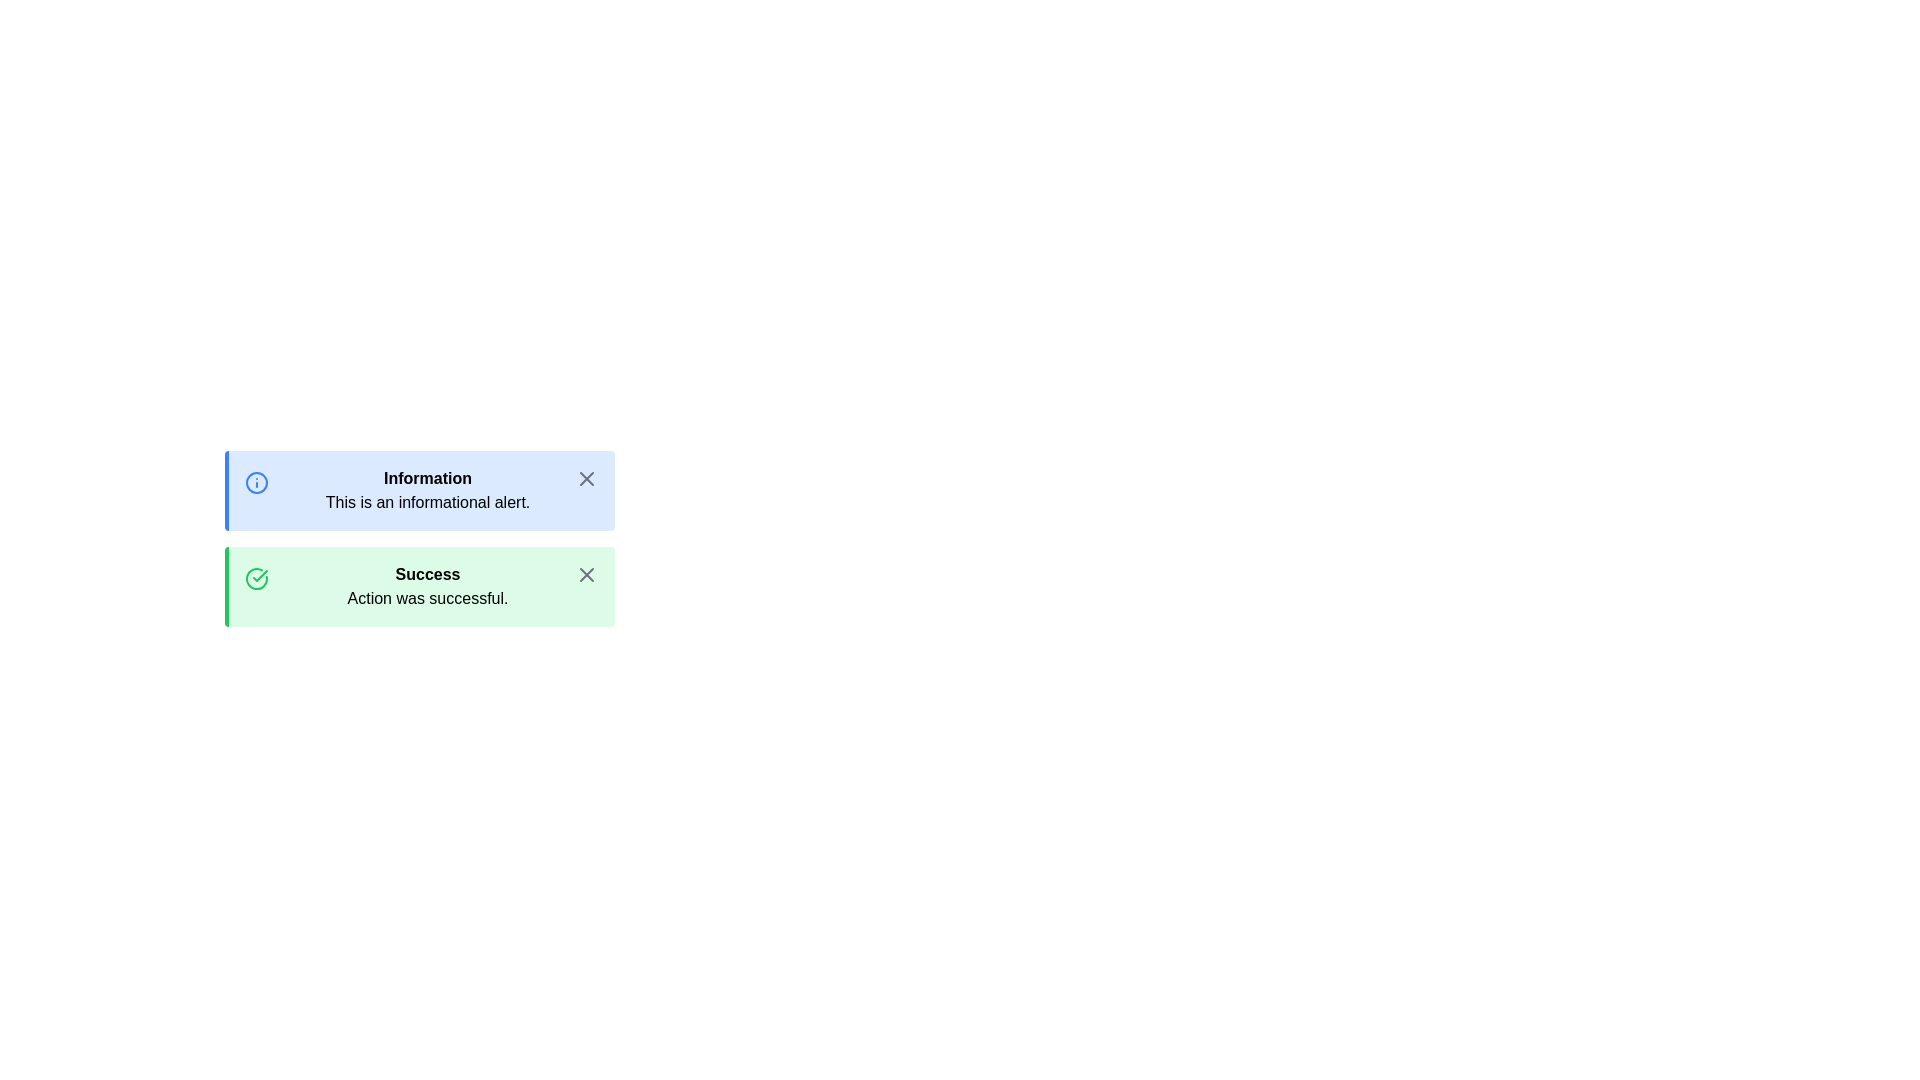  What do you see at coordinates (585, 478) in the screenshot?
I see `the Close Button located in the top-right corner of the blue alert box` at bounding box center [585, 478].